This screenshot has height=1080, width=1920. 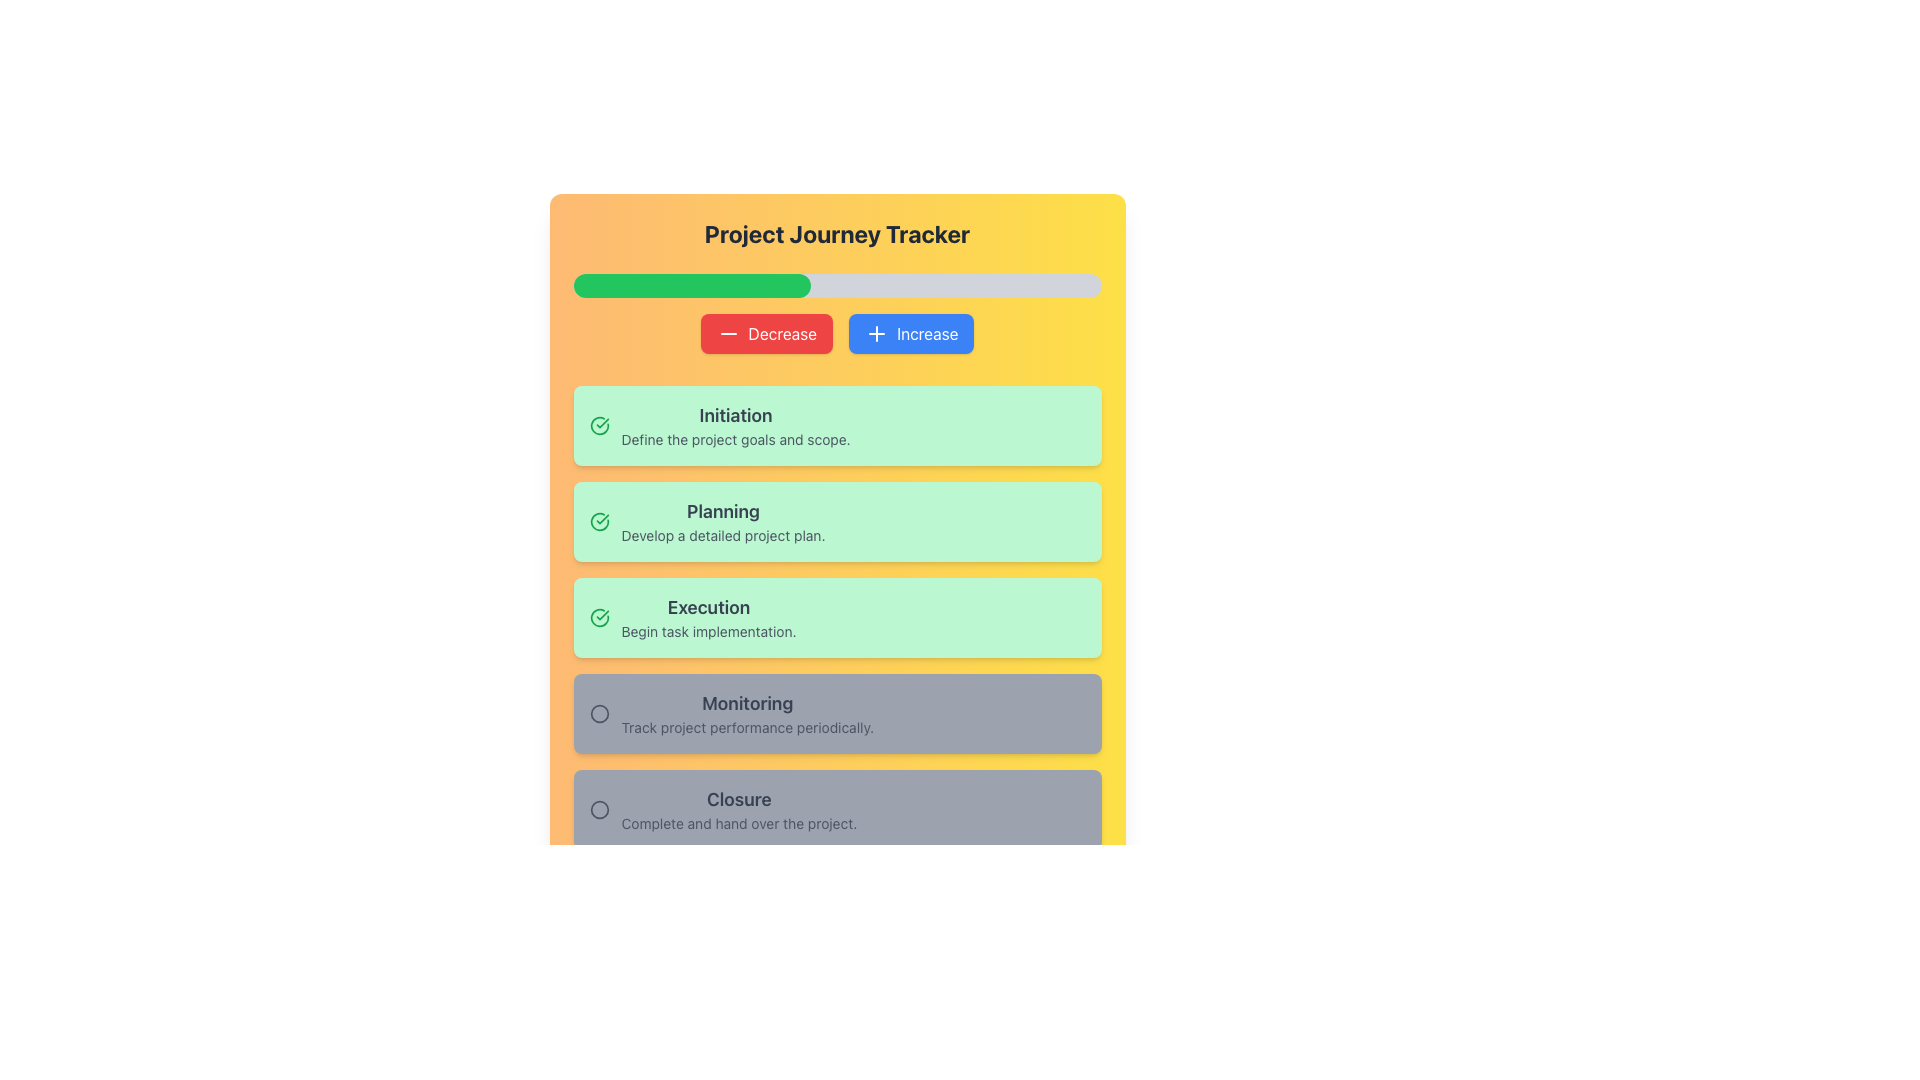 I want to click on the text label displaying 'Decrease' in white font against a red background, which is part of a button component located near the top of the application interface, so click(x=781, y=333).